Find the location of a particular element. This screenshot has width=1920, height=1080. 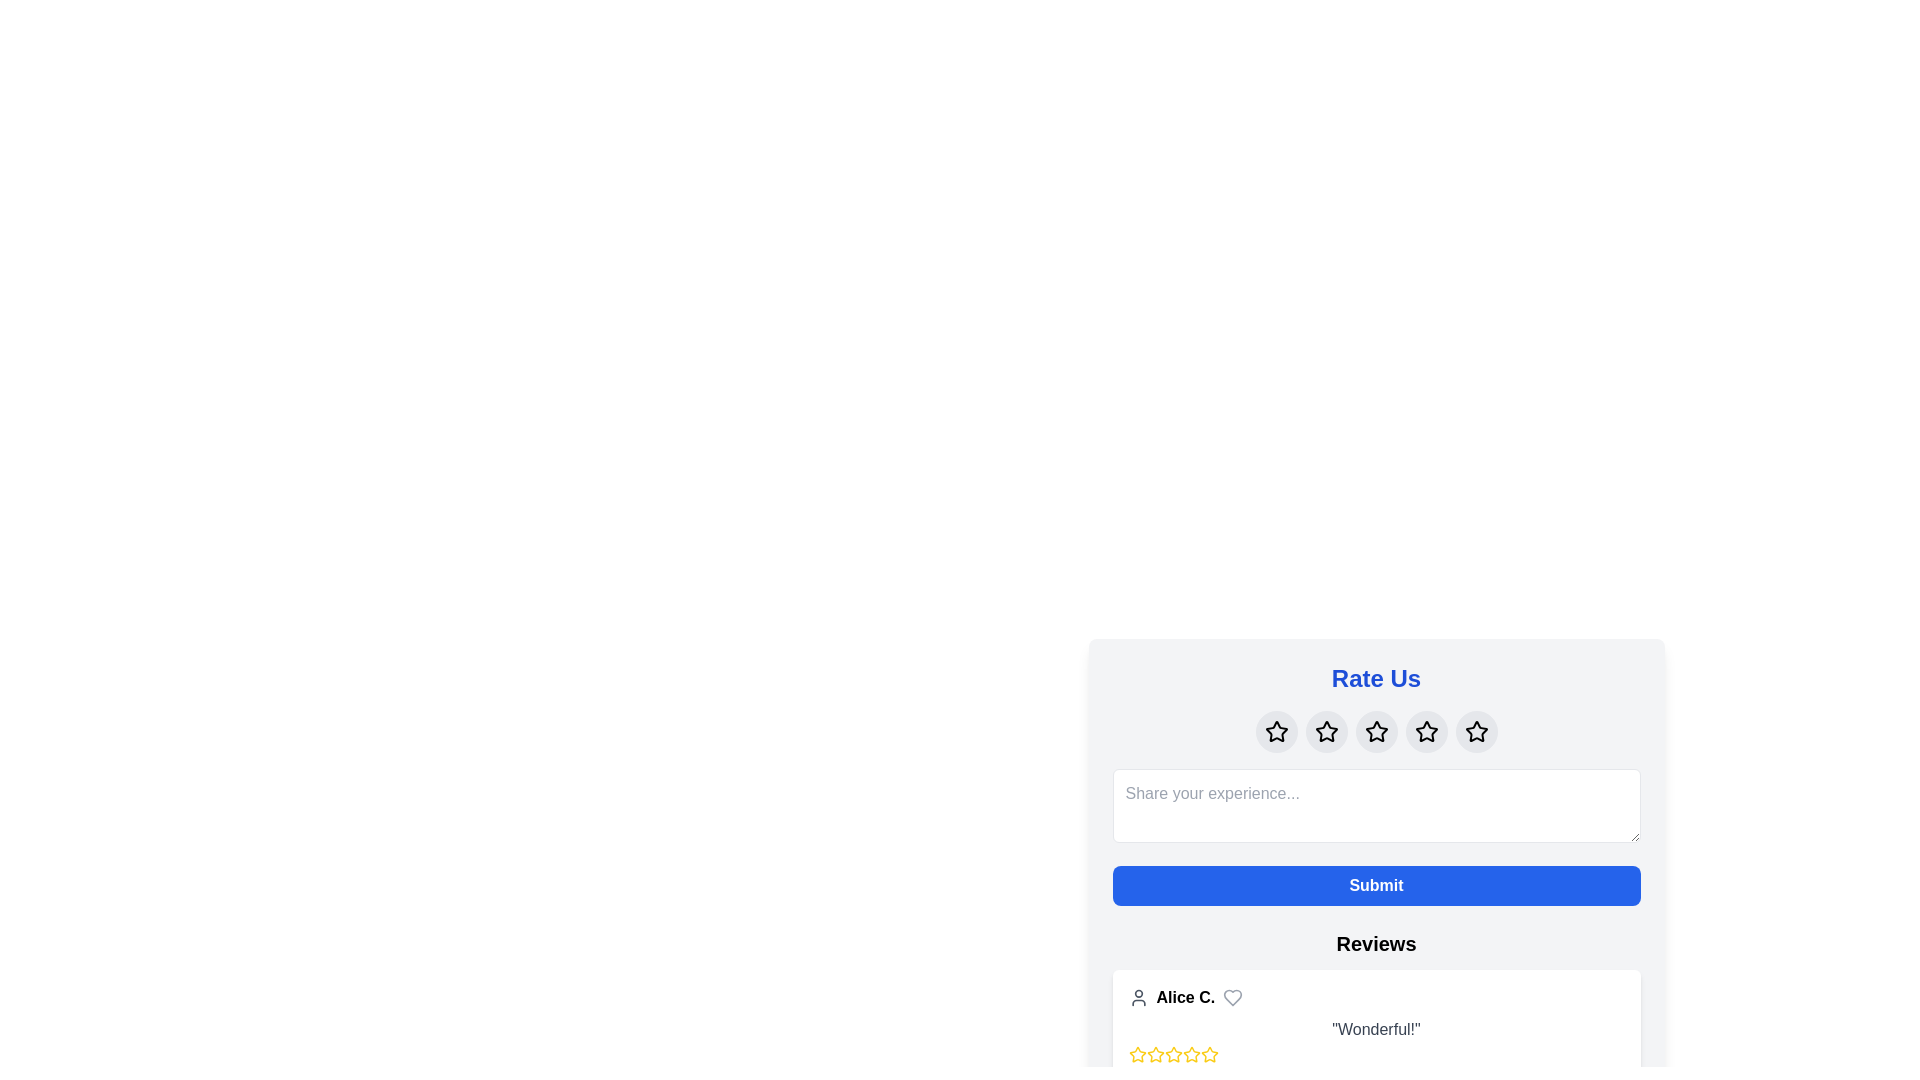

the first yellow star-shaped rating icon located underneath the user's review section, aligned to the left of the text line starting with 'Alice C.' is located at coordinates (1137, 1054).